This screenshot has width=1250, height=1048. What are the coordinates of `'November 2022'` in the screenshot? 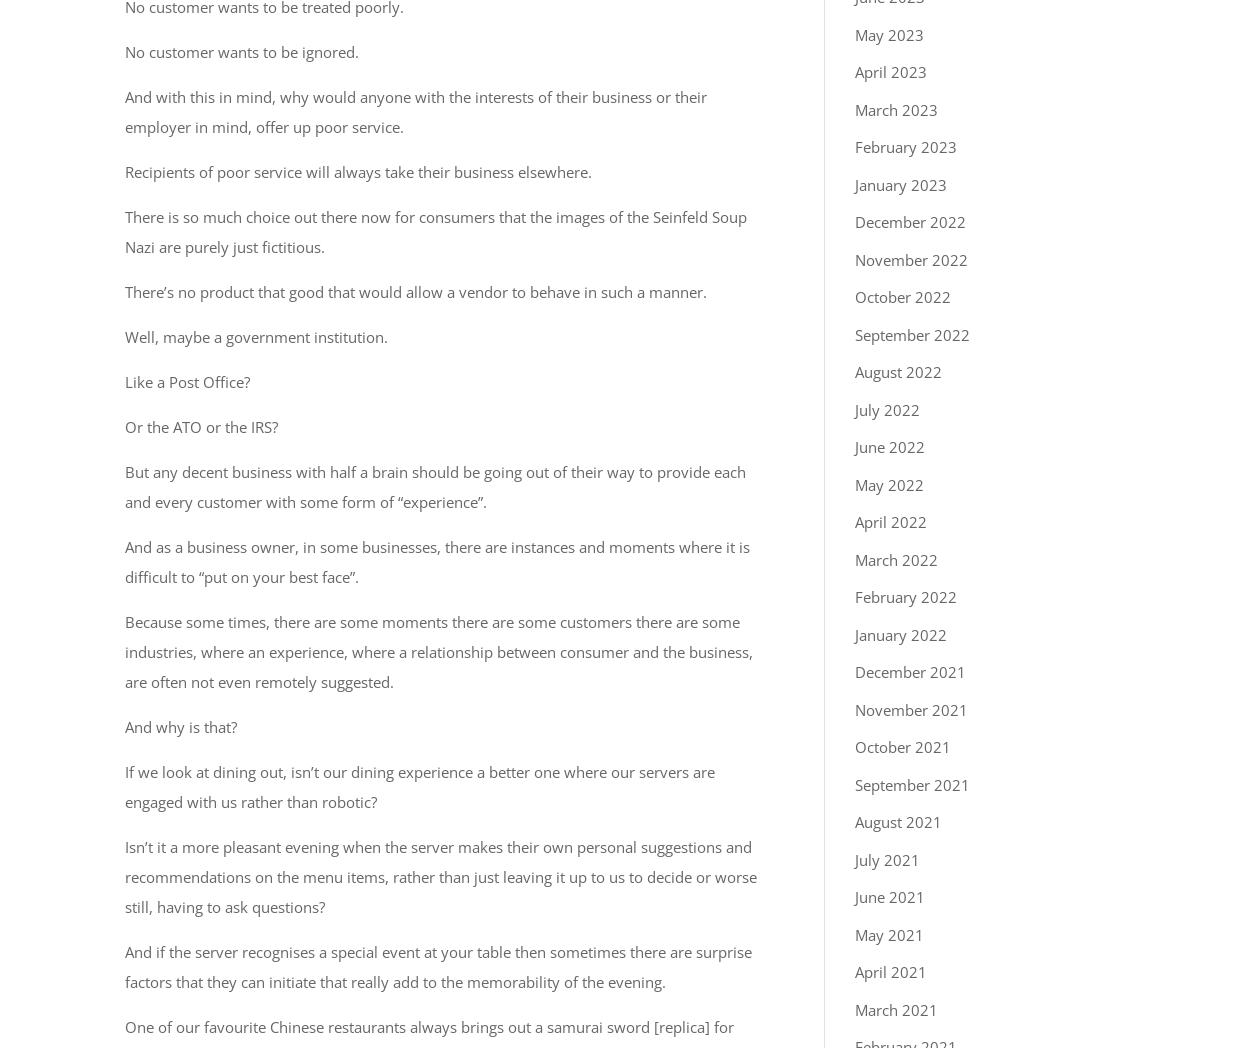 It's located at (911, 258).